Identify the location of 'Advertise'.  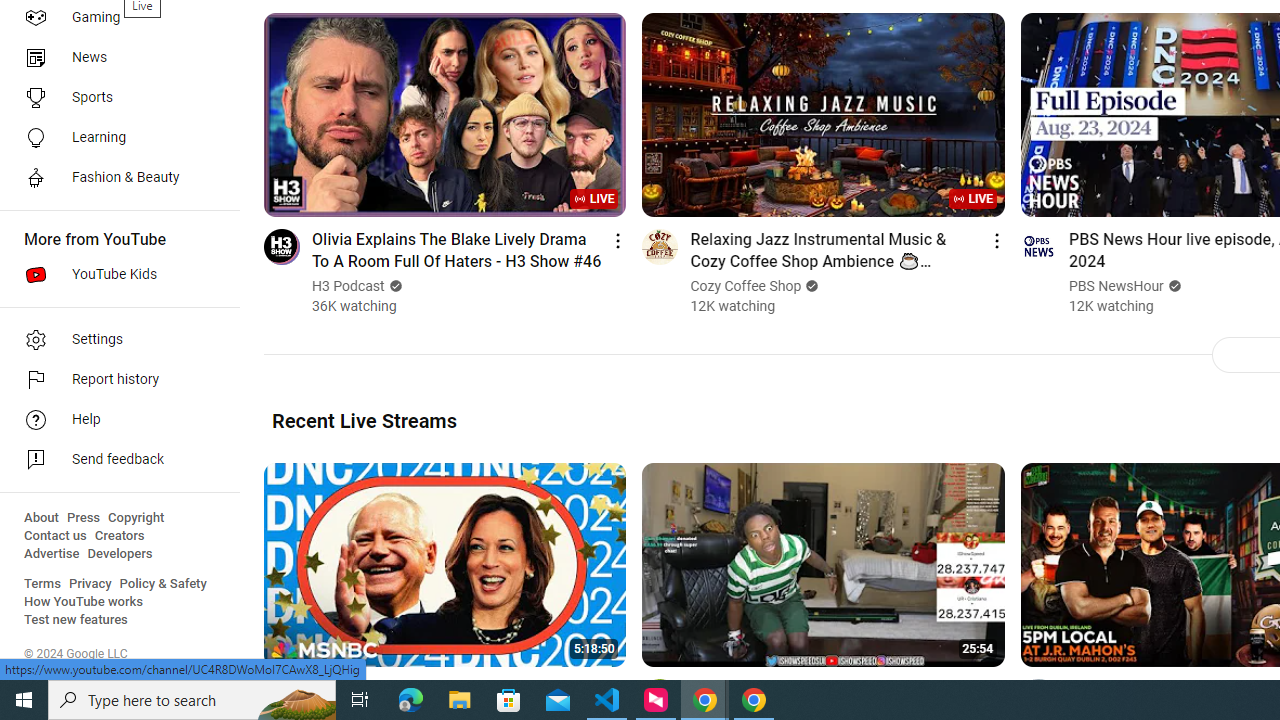
(51, 554).